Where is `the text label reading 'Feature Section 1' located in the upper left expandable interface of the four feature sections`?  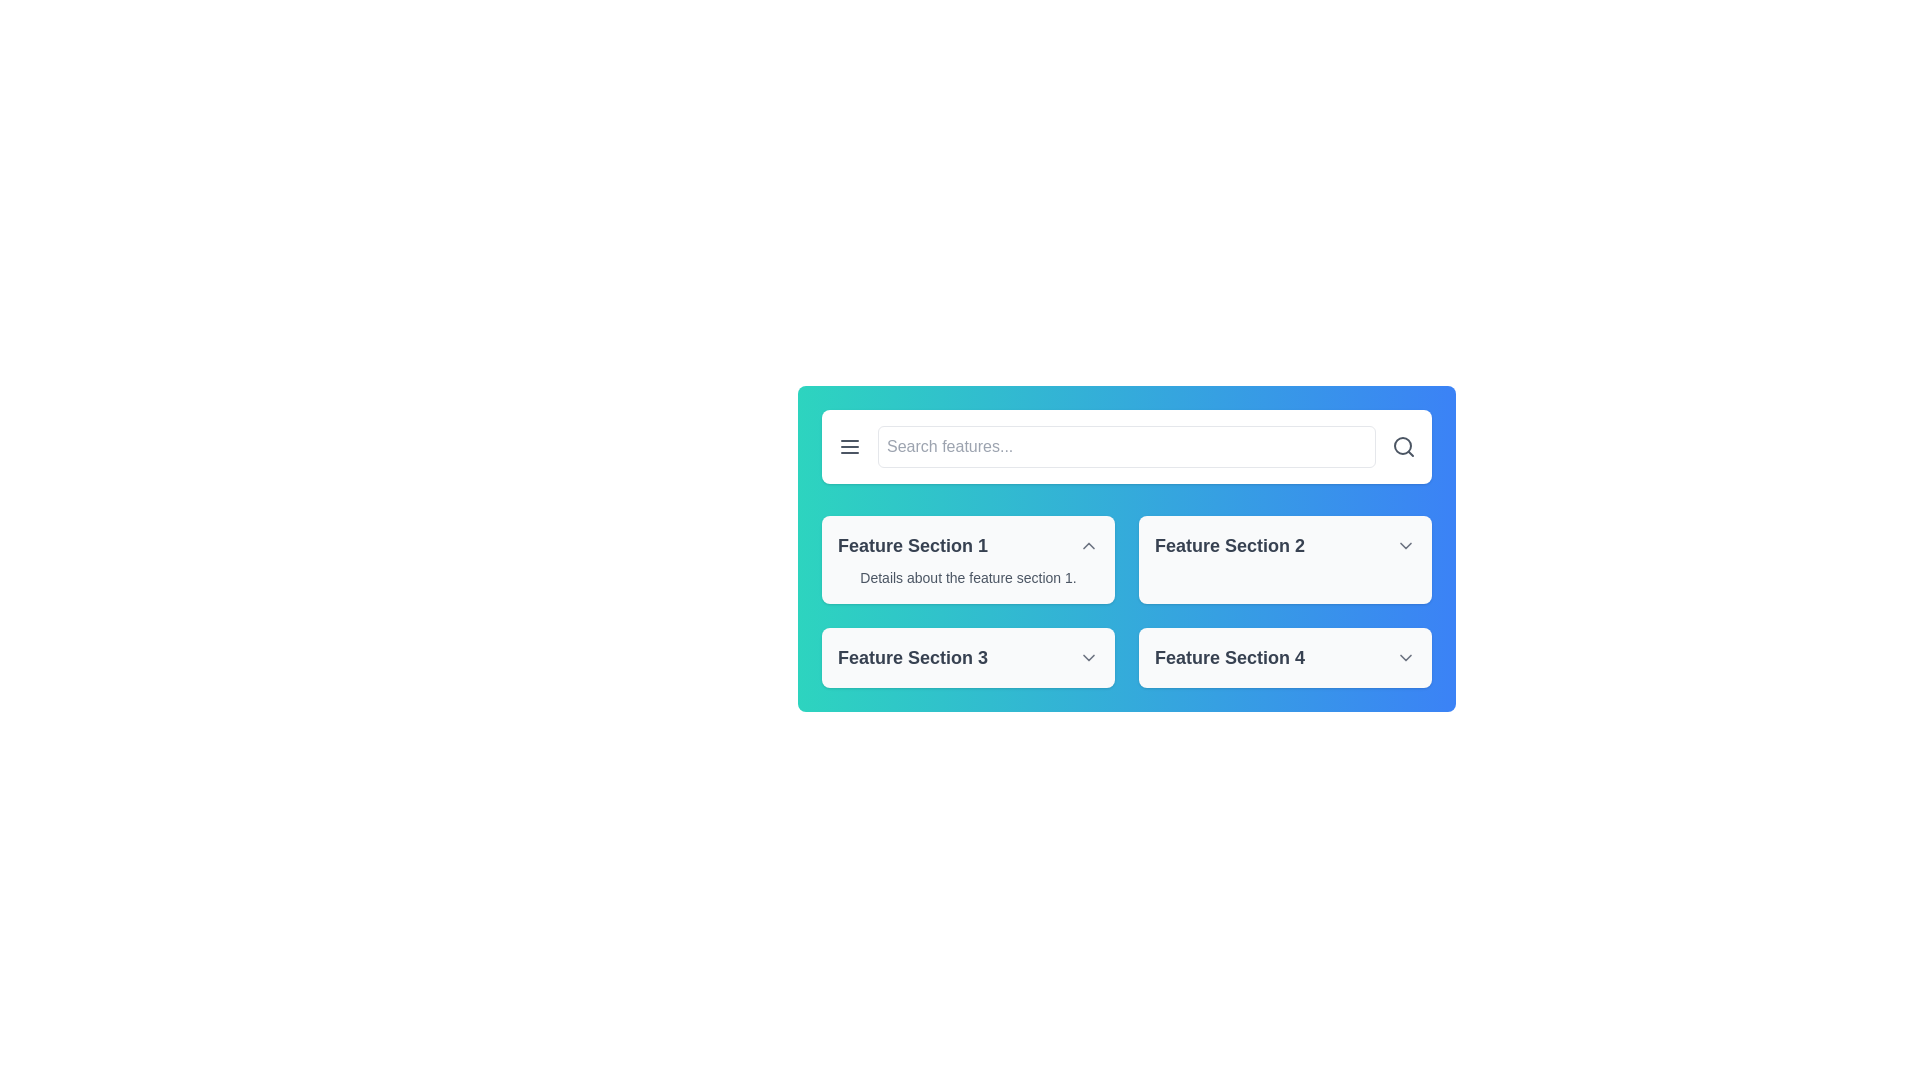
the text label reading 'Feature Section 1' located in the upper left expandable interface of the four feature sections is located at coordinates (911, 546).